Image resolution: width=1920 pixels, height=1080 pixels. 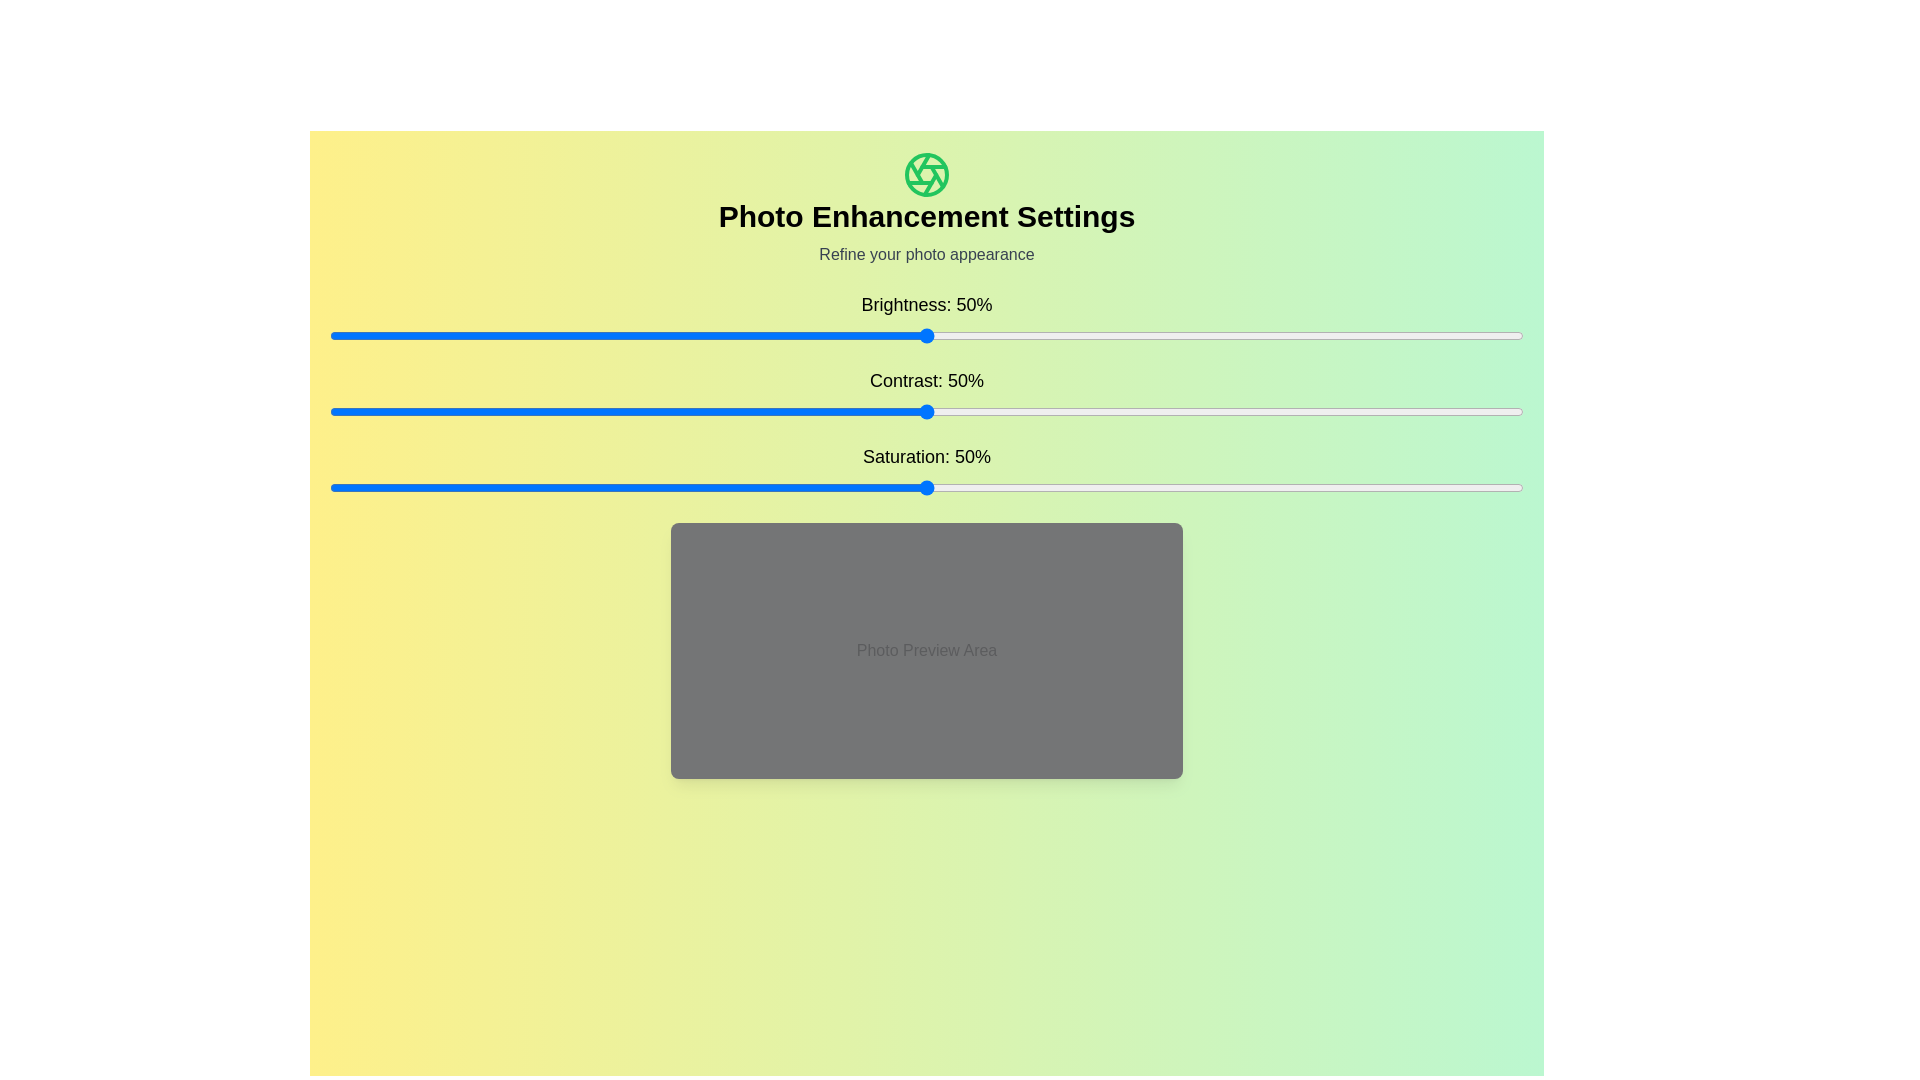 I want to click on the contrast slider to set the contrast to 48%, so click(x=902, y=411).